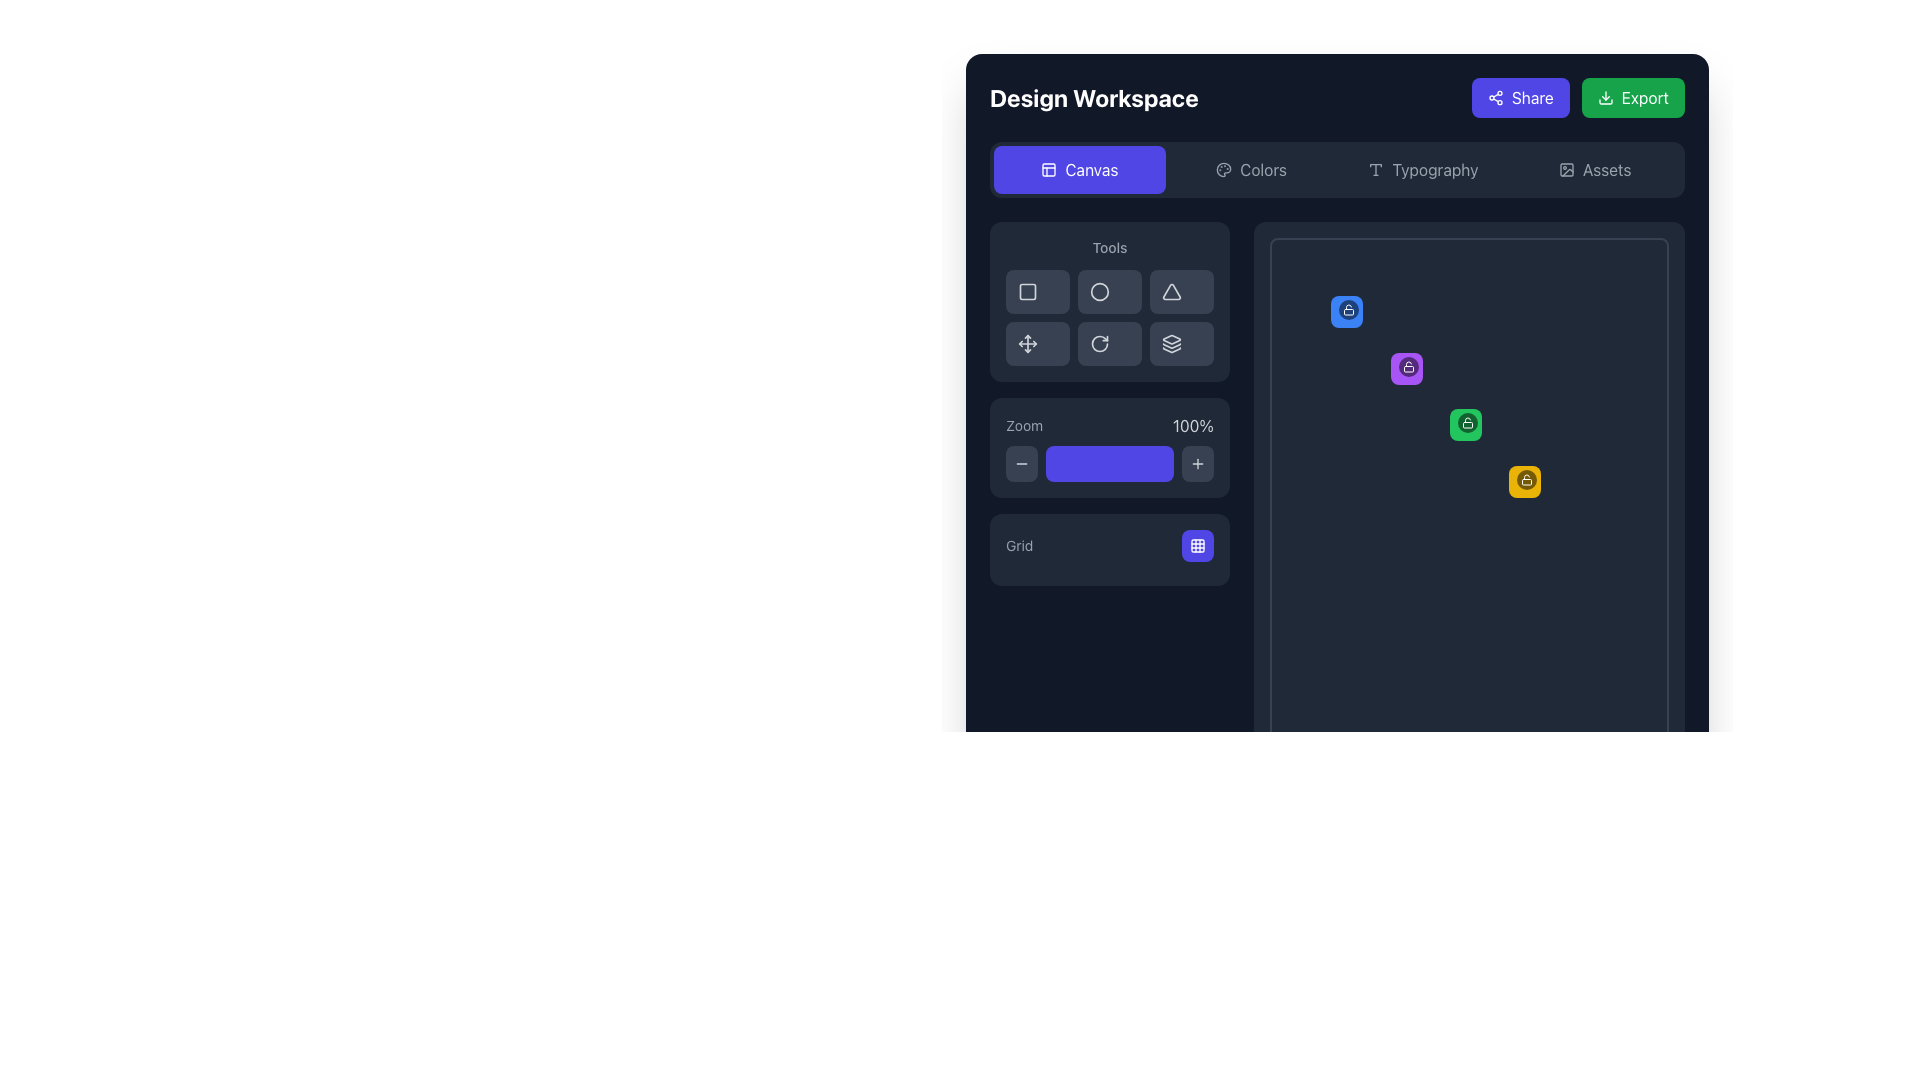 This screenshot has height=1080, width=1920. I want to click on the square icon with rounded corners located in the bottom-right corner of the Tools panel, identified as the 'Grid' section, so click(1198, 546).